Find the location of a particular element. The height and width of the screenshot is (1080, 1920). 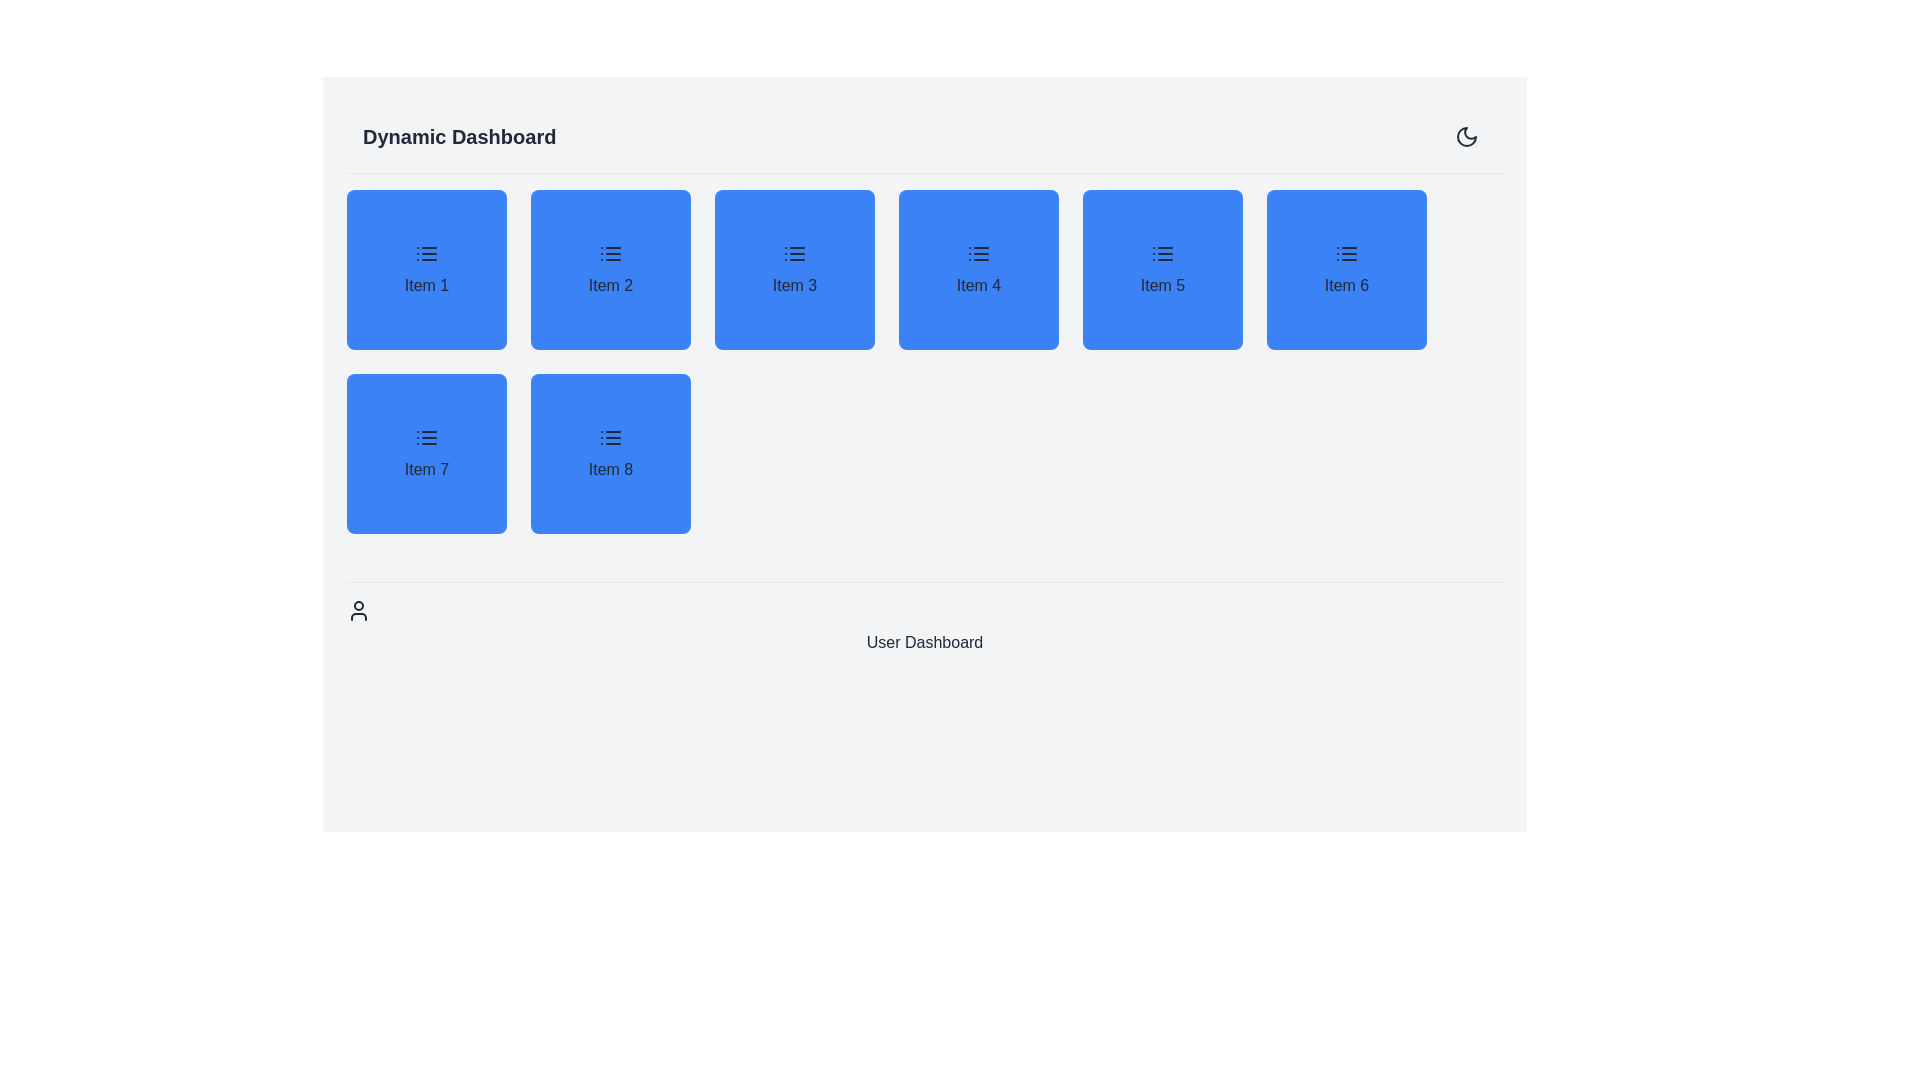

the fourth tile labeled 'Item 4' with a blue background and an icon of three horizontal lines is located at coordinates (979, 270).